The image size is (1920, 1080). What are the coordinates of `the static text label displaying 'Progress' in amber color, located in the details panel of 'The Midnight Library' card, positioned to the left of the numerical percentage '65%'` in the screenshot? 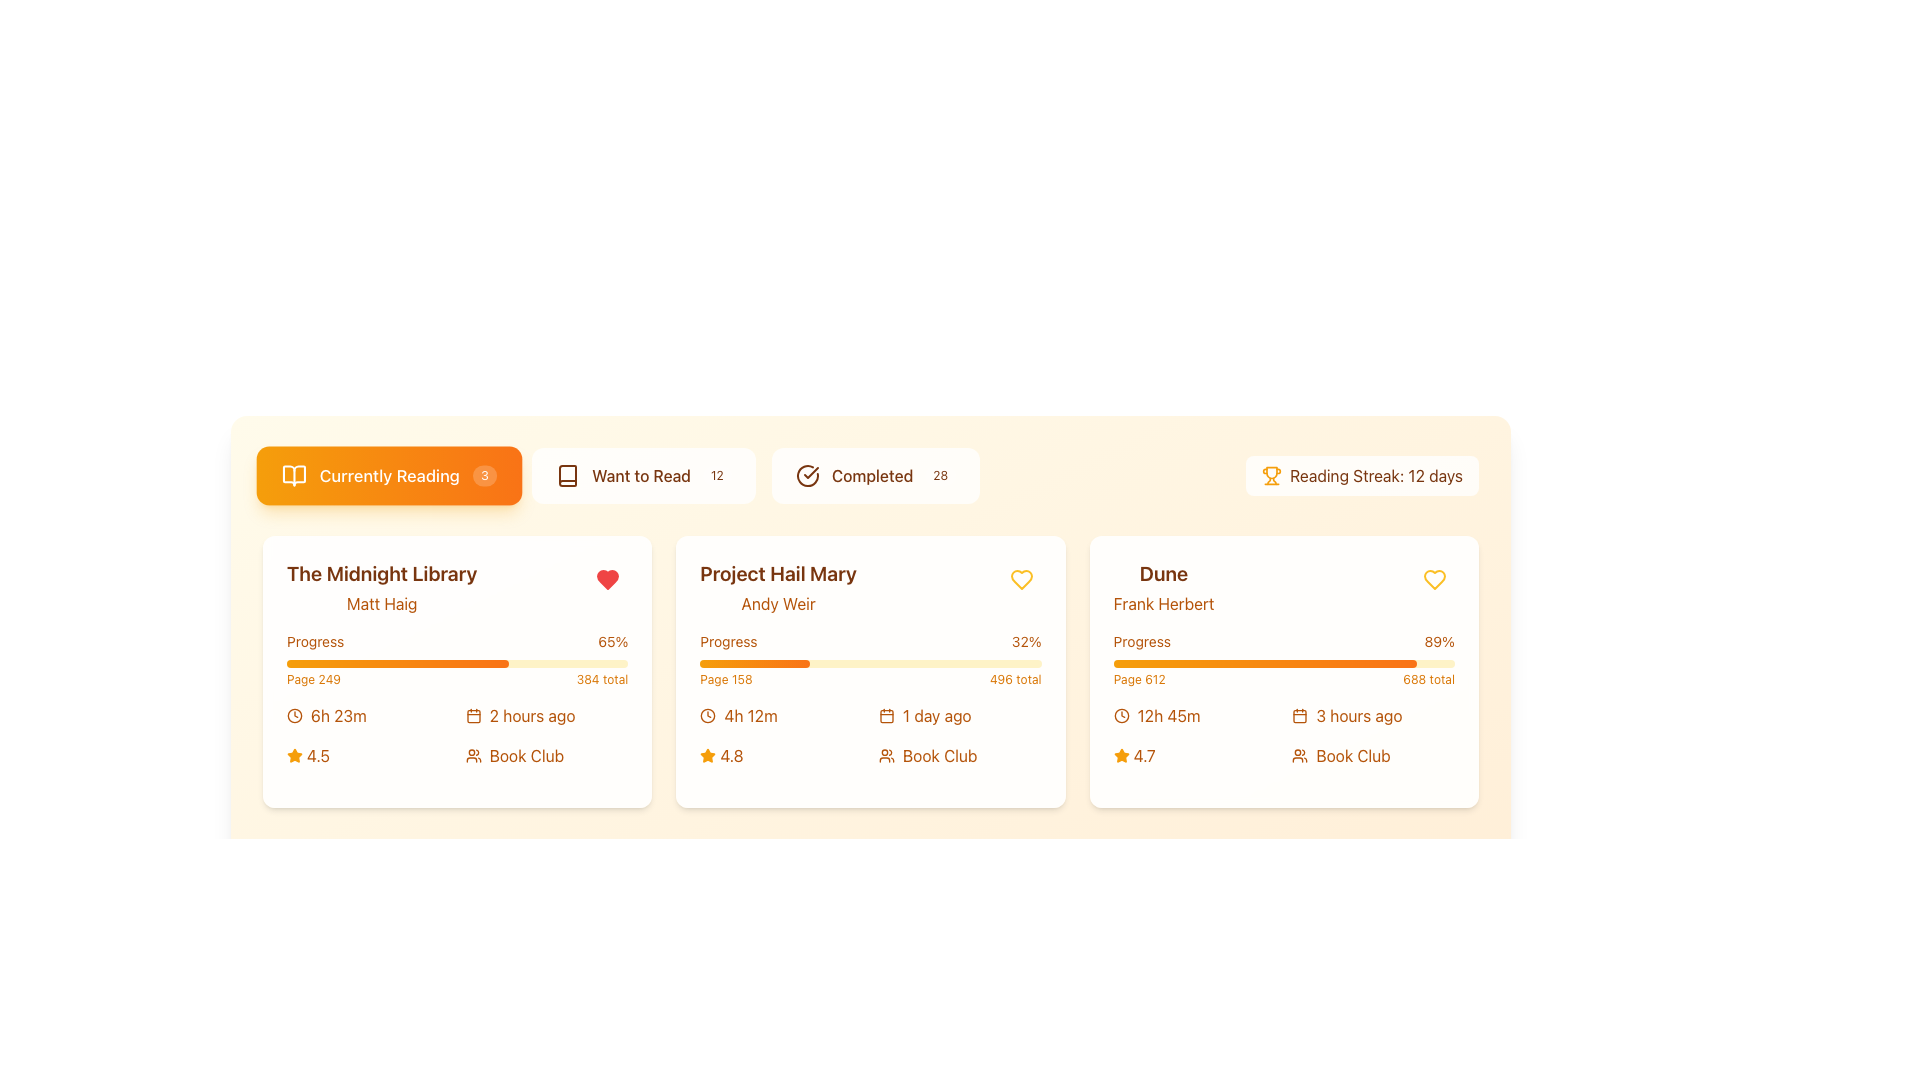 It's located at (314, 641).